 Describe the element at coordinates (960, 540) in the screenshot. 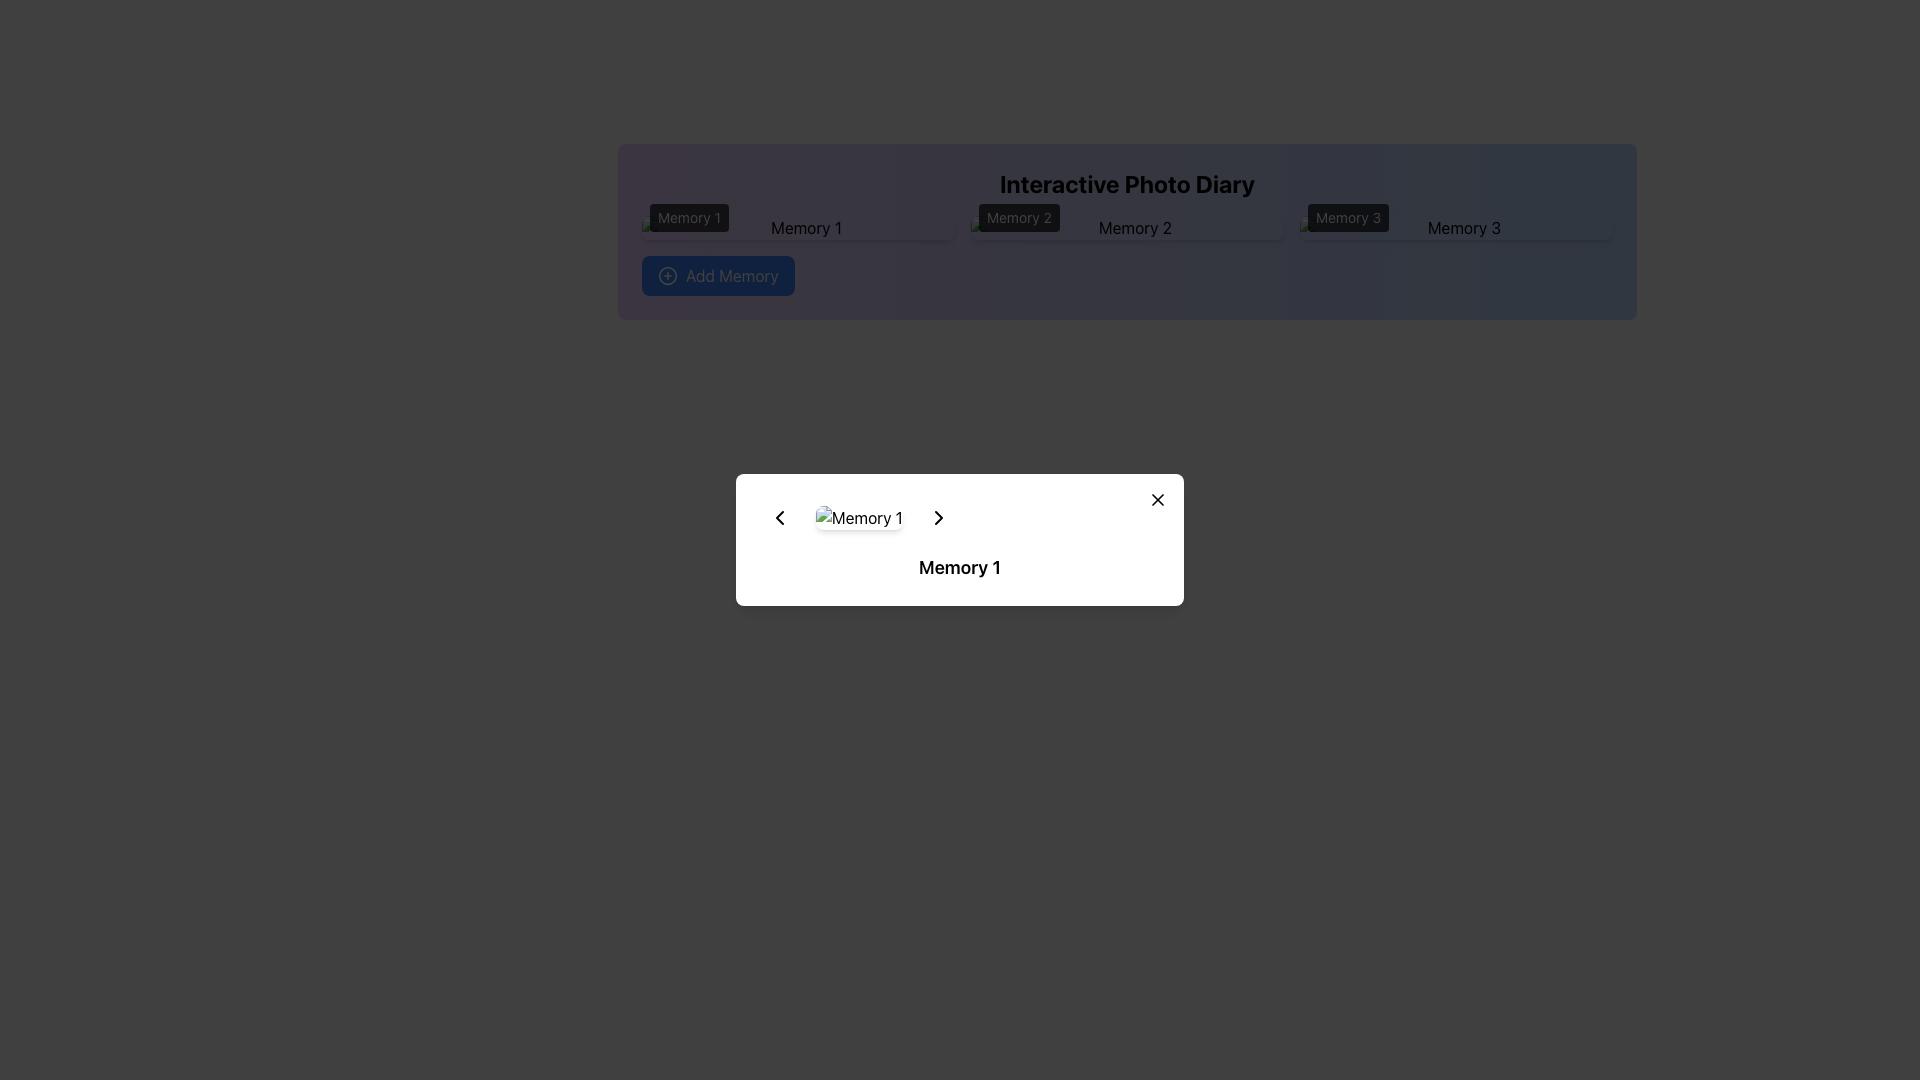

I see `the center of the modal card` at that location.